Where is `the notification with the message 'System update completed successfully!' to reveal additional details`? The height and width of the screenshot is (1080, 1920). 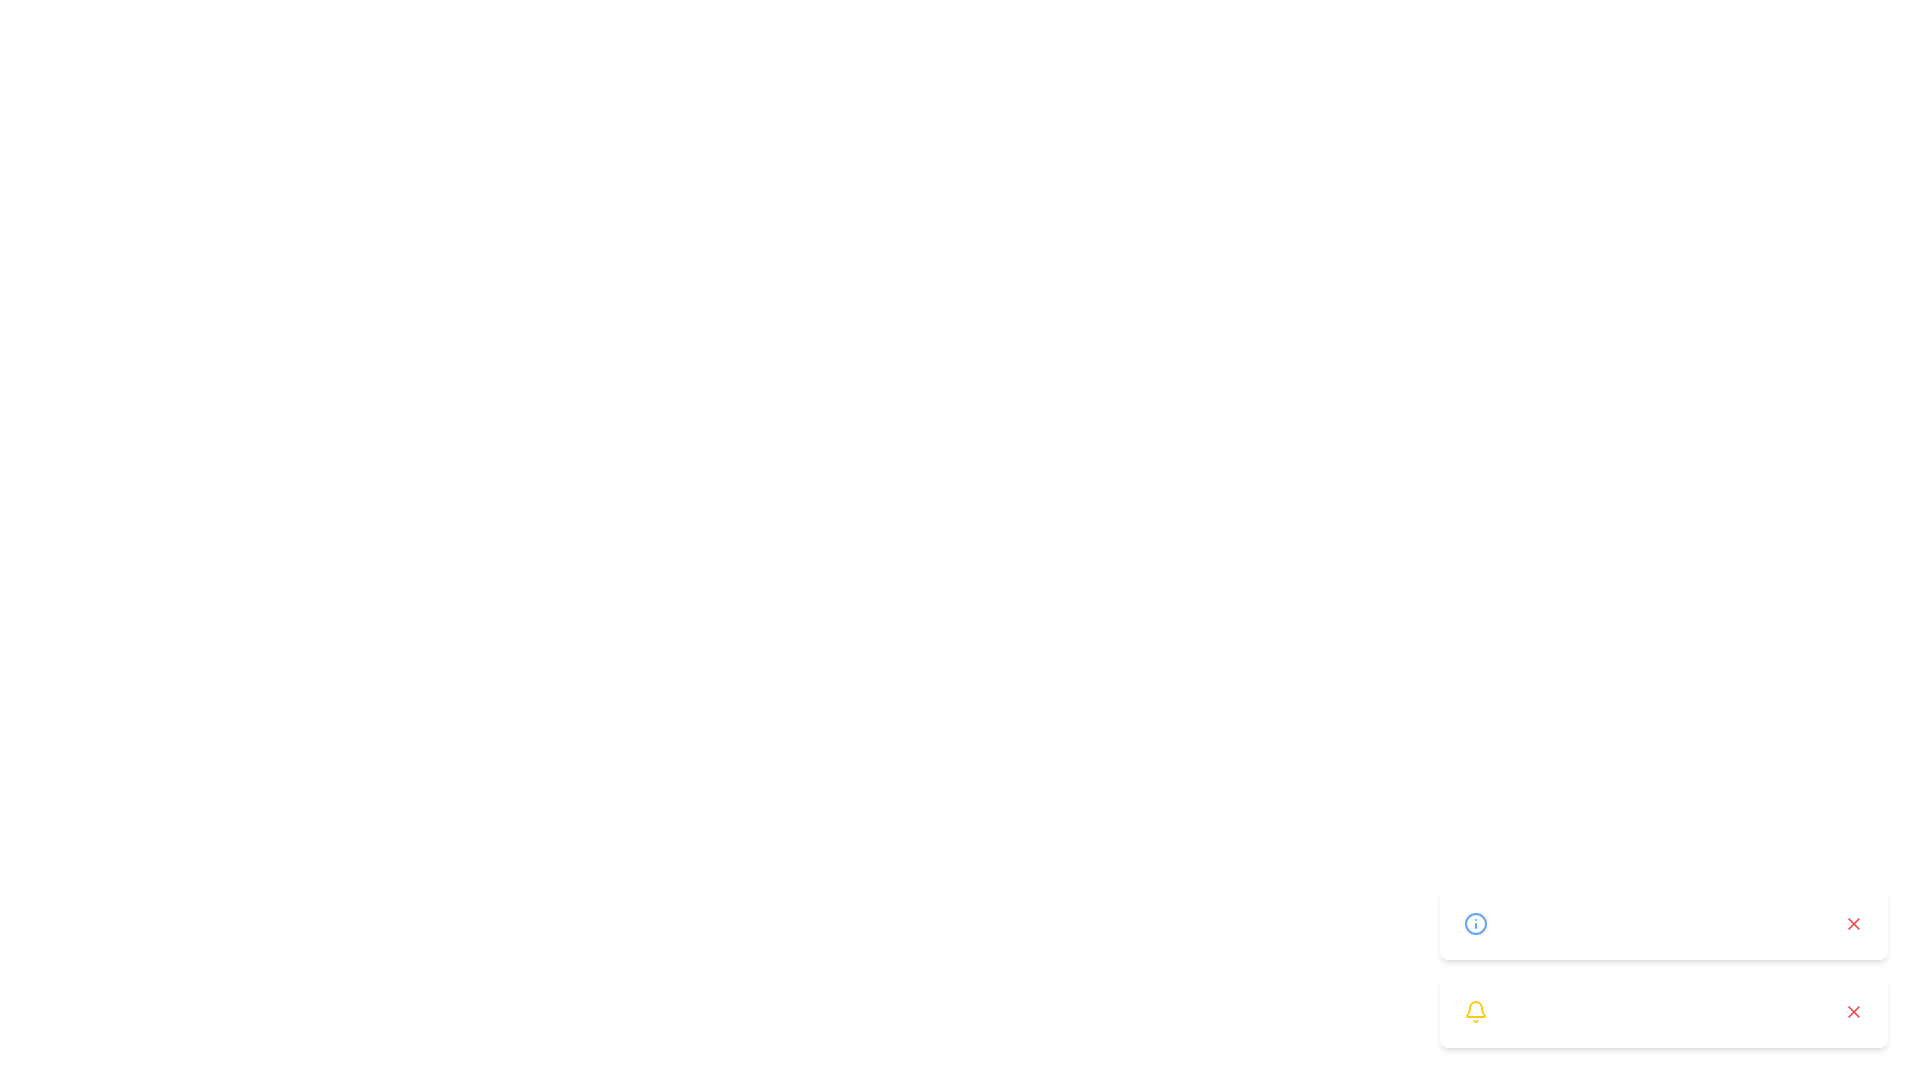
the notification with the message 'System update completed successfully!' to reveal additional details is located at coordinates (1664, 924).